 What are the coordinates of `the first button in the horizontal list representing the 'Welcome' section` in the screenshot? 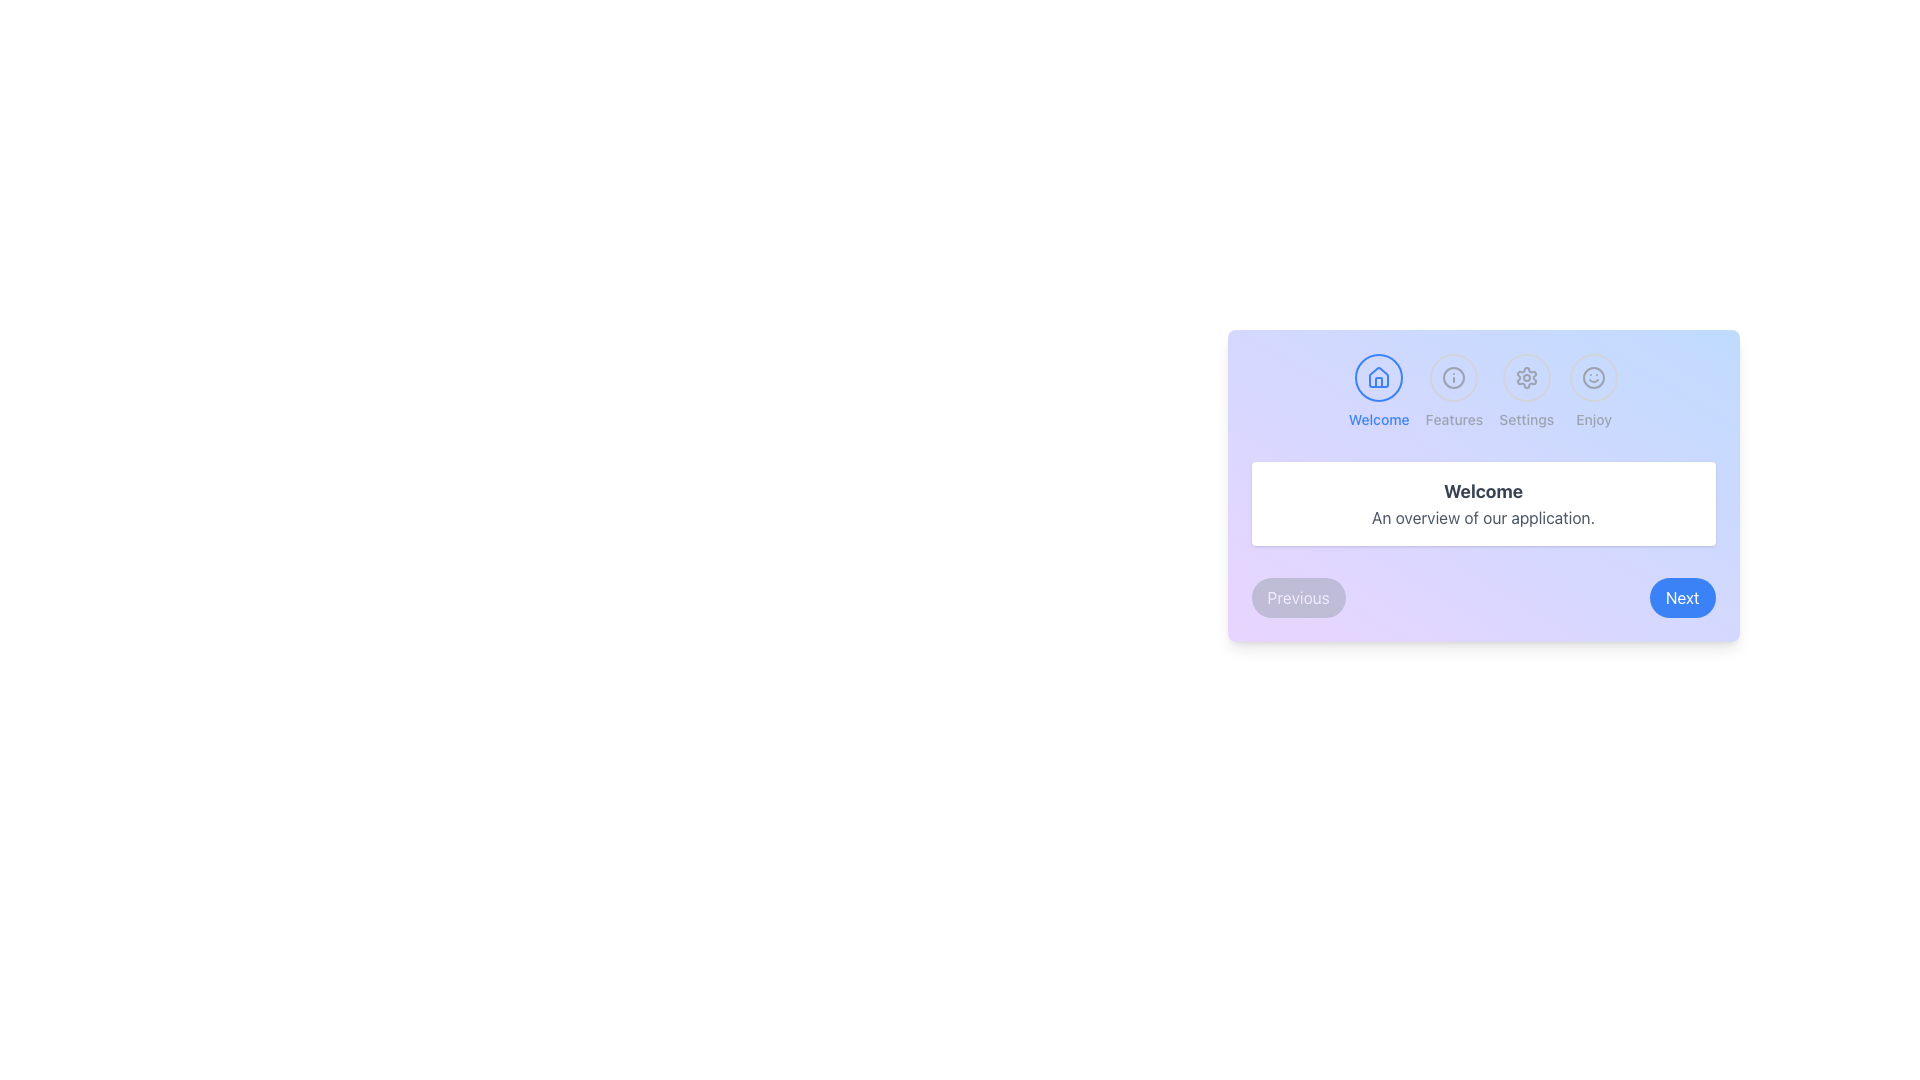 It's located at (1377, 392).